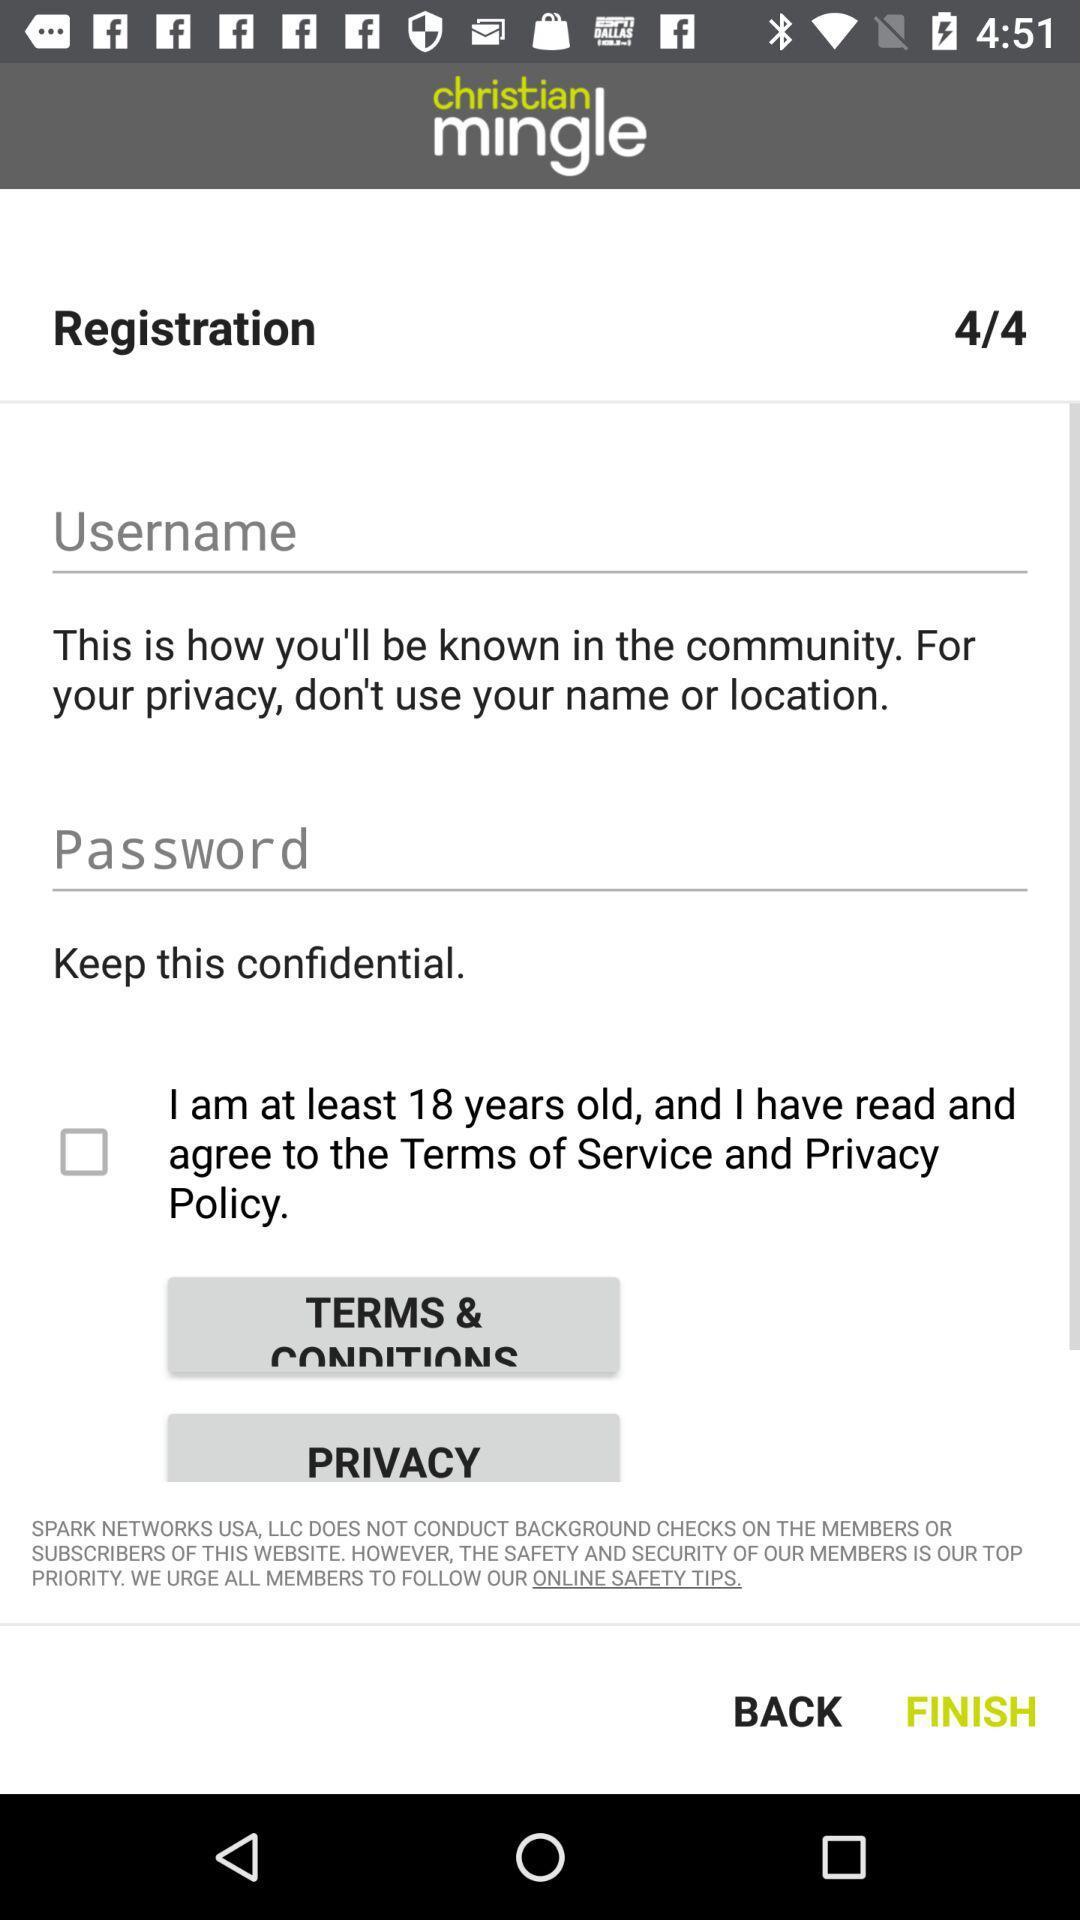  Describe the element at coordinates (540, 848) in the screenshot. I see `password` at that location.